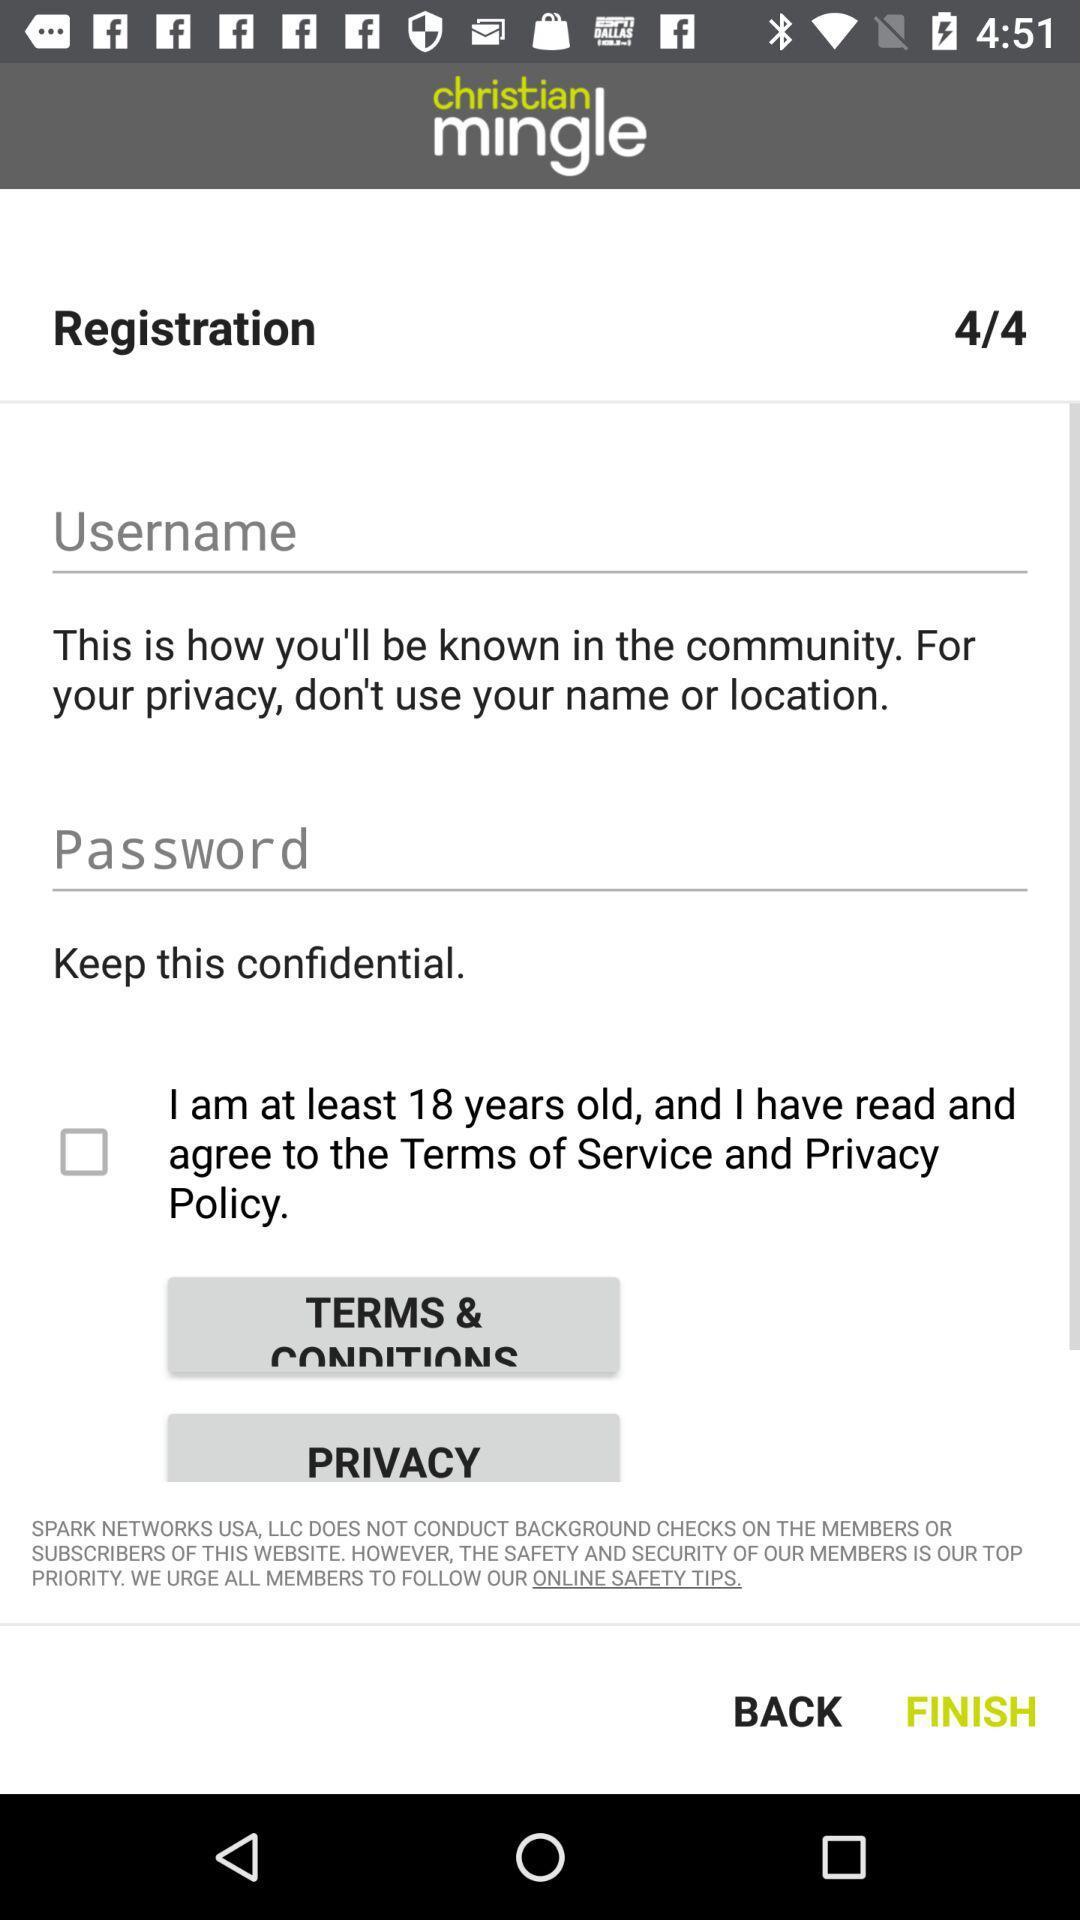  Describe the element at coordinates (540, 848) in the screenshot. I see `password` at that location.